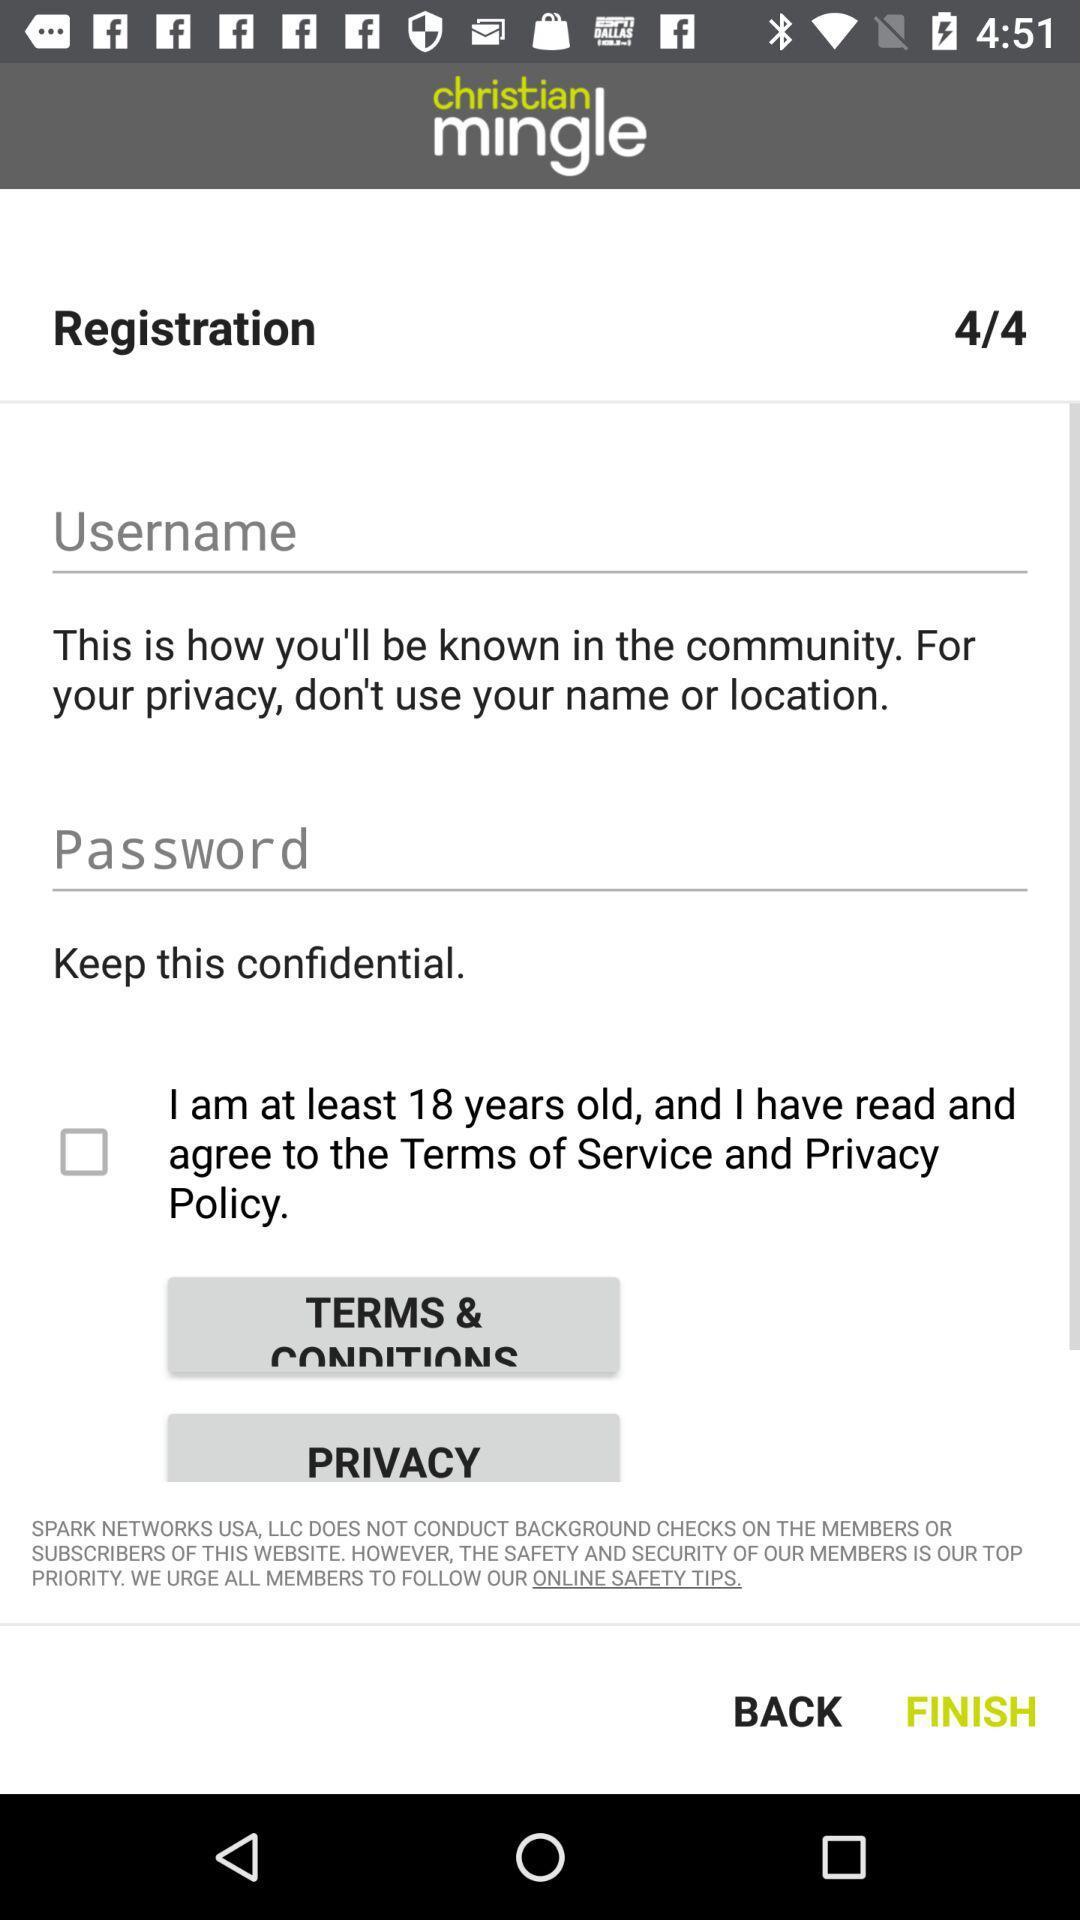  Describe the element at coordinates (540, 848) in the screenshot. I see `password` at that location.